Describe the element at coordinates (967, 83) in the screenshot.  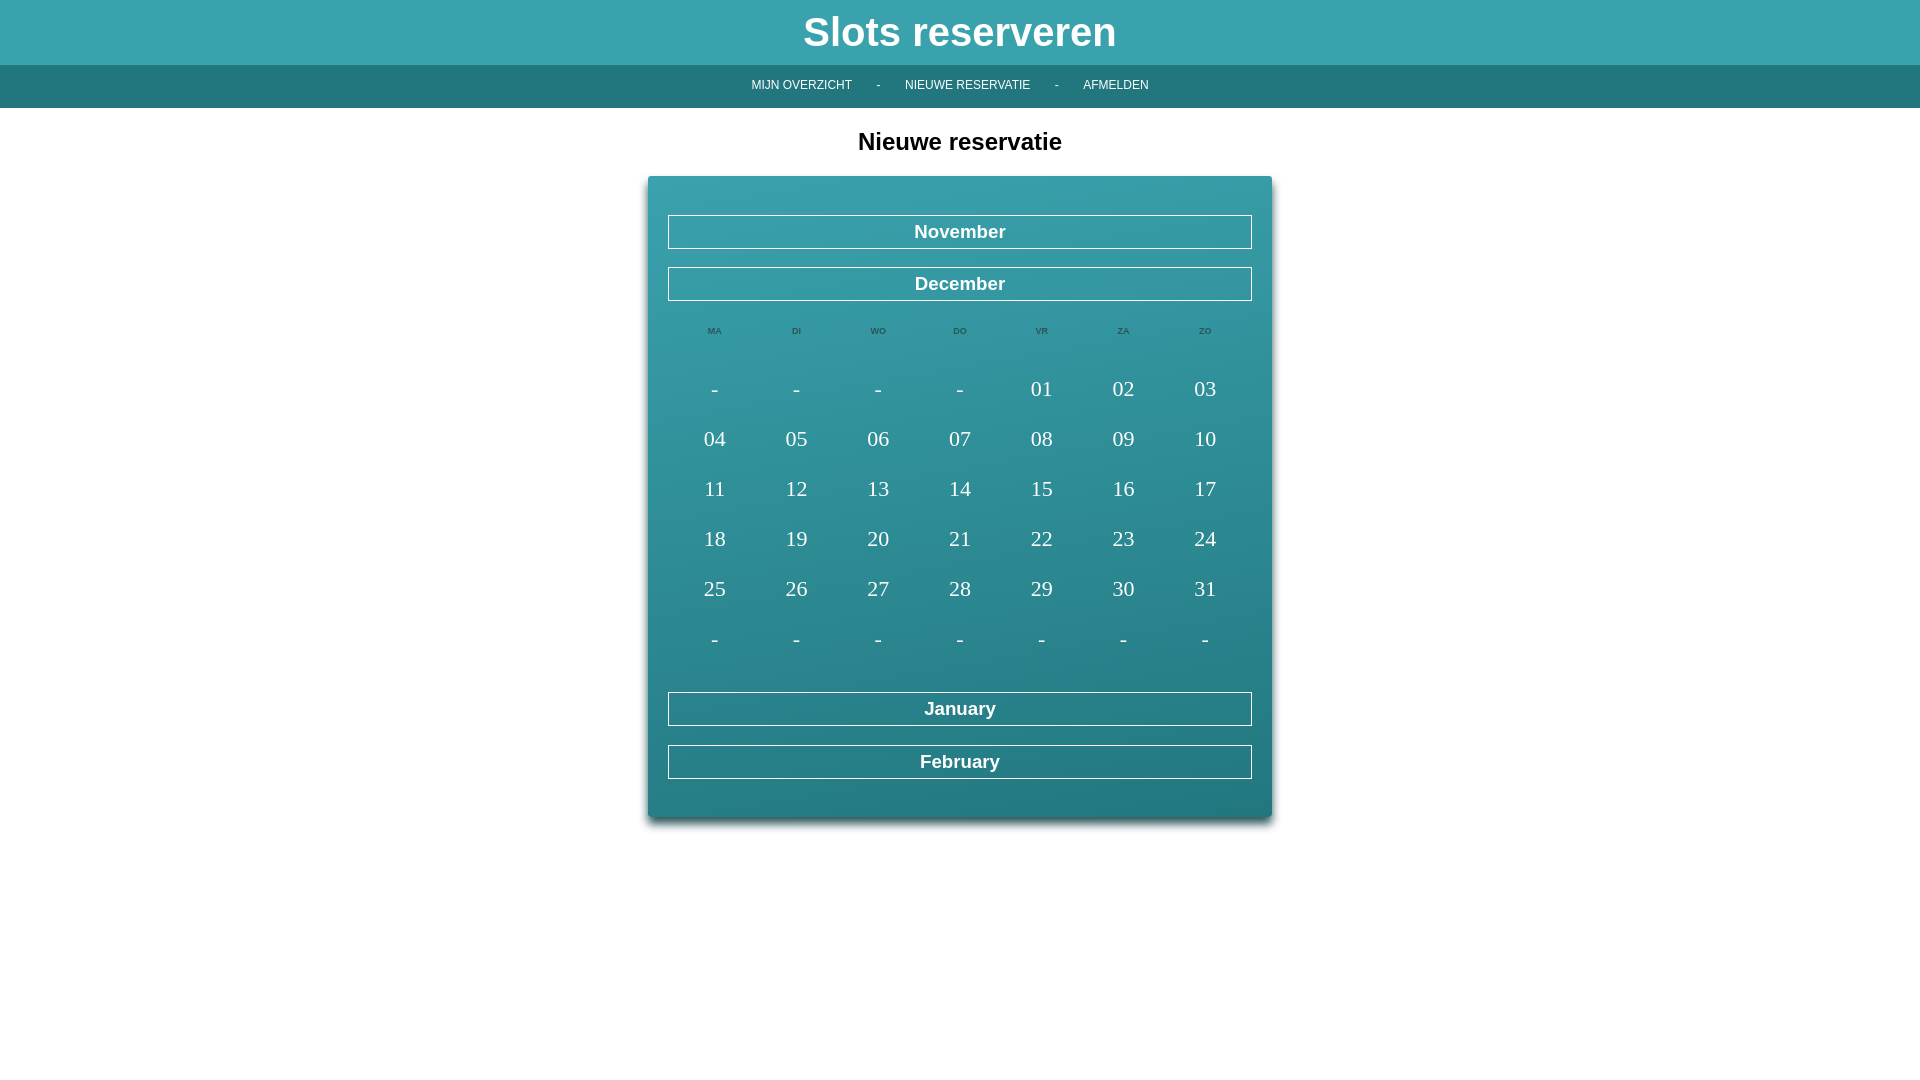
I see `'NIEUWE RESERVATIE'` at that location.